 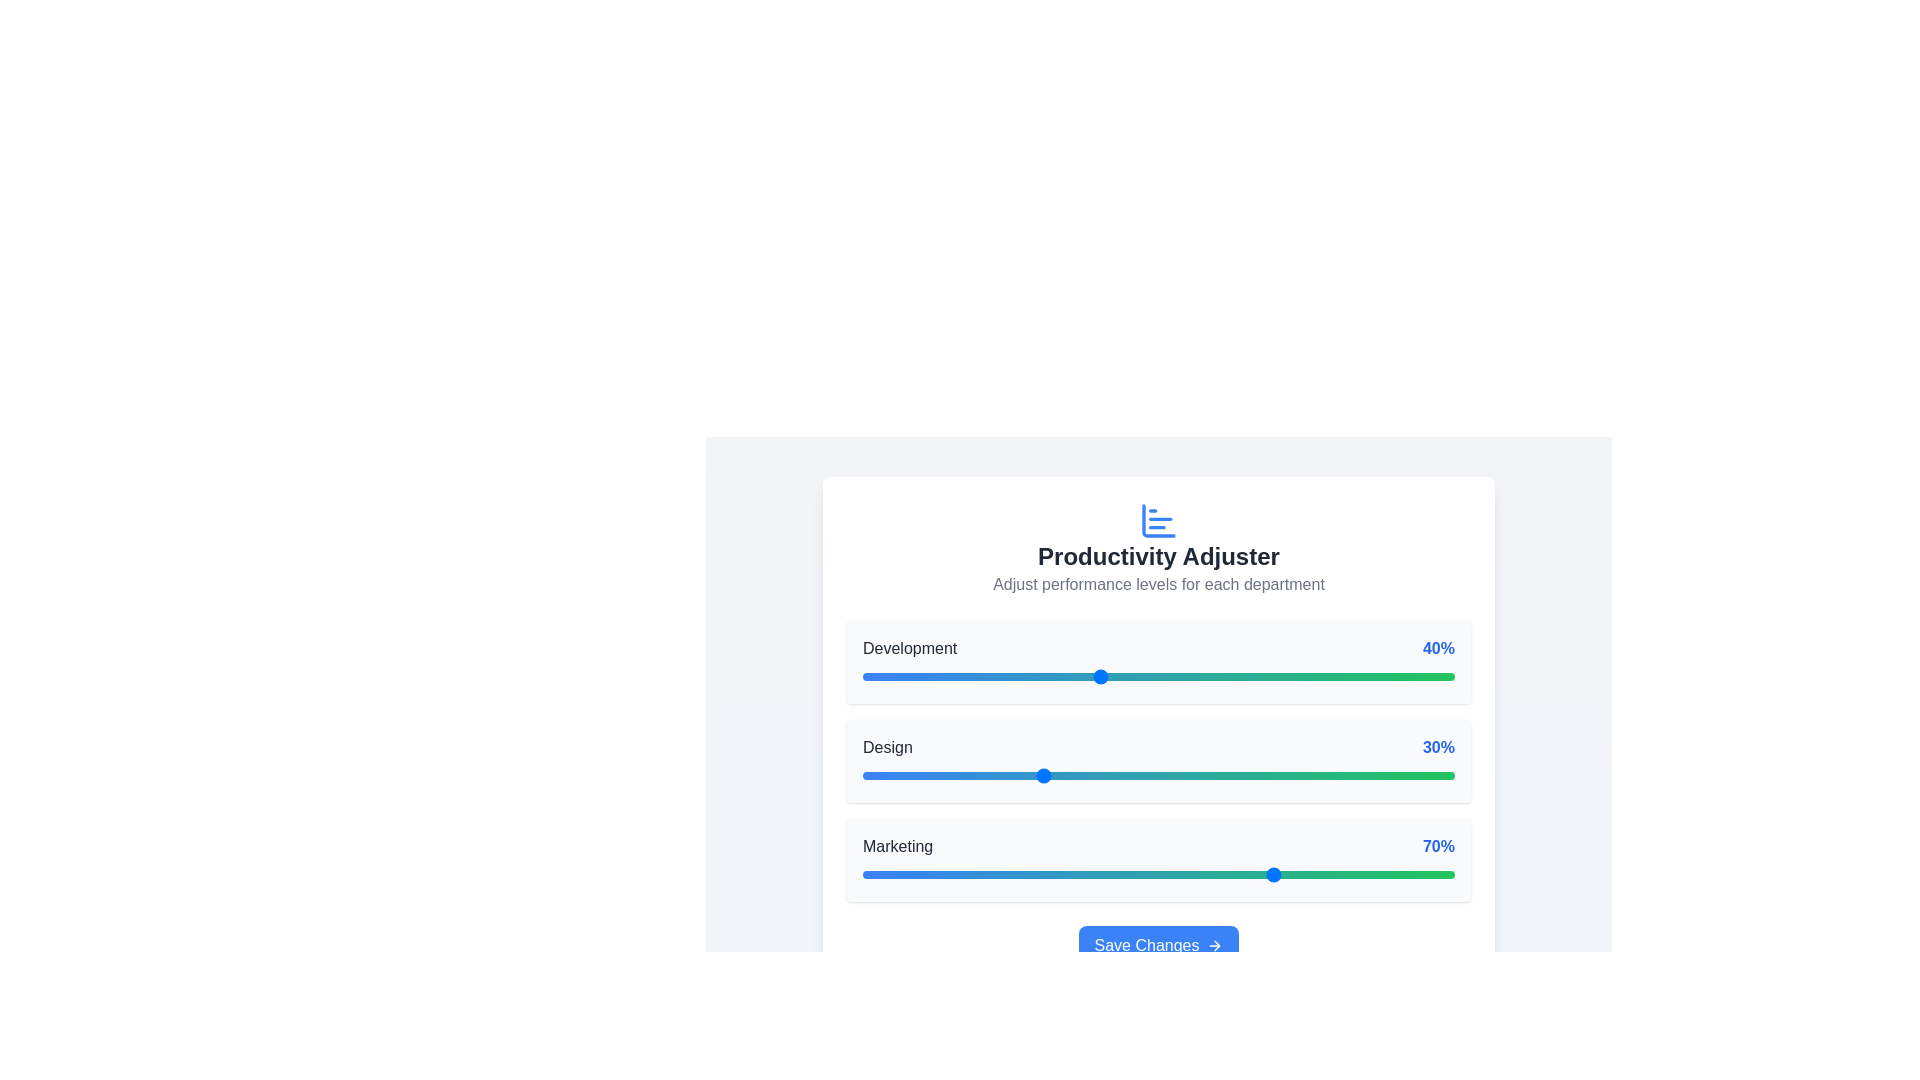 What do you see at coordinates (897, 847) in the screenshot?
I see `the 'Marketing' text label, which is styled in a medium-weight font and dark gray color, located in the lower section of a white card-like interface, positioned to the left of the '70%' percentage indicator` at bounding box center [897, 847].